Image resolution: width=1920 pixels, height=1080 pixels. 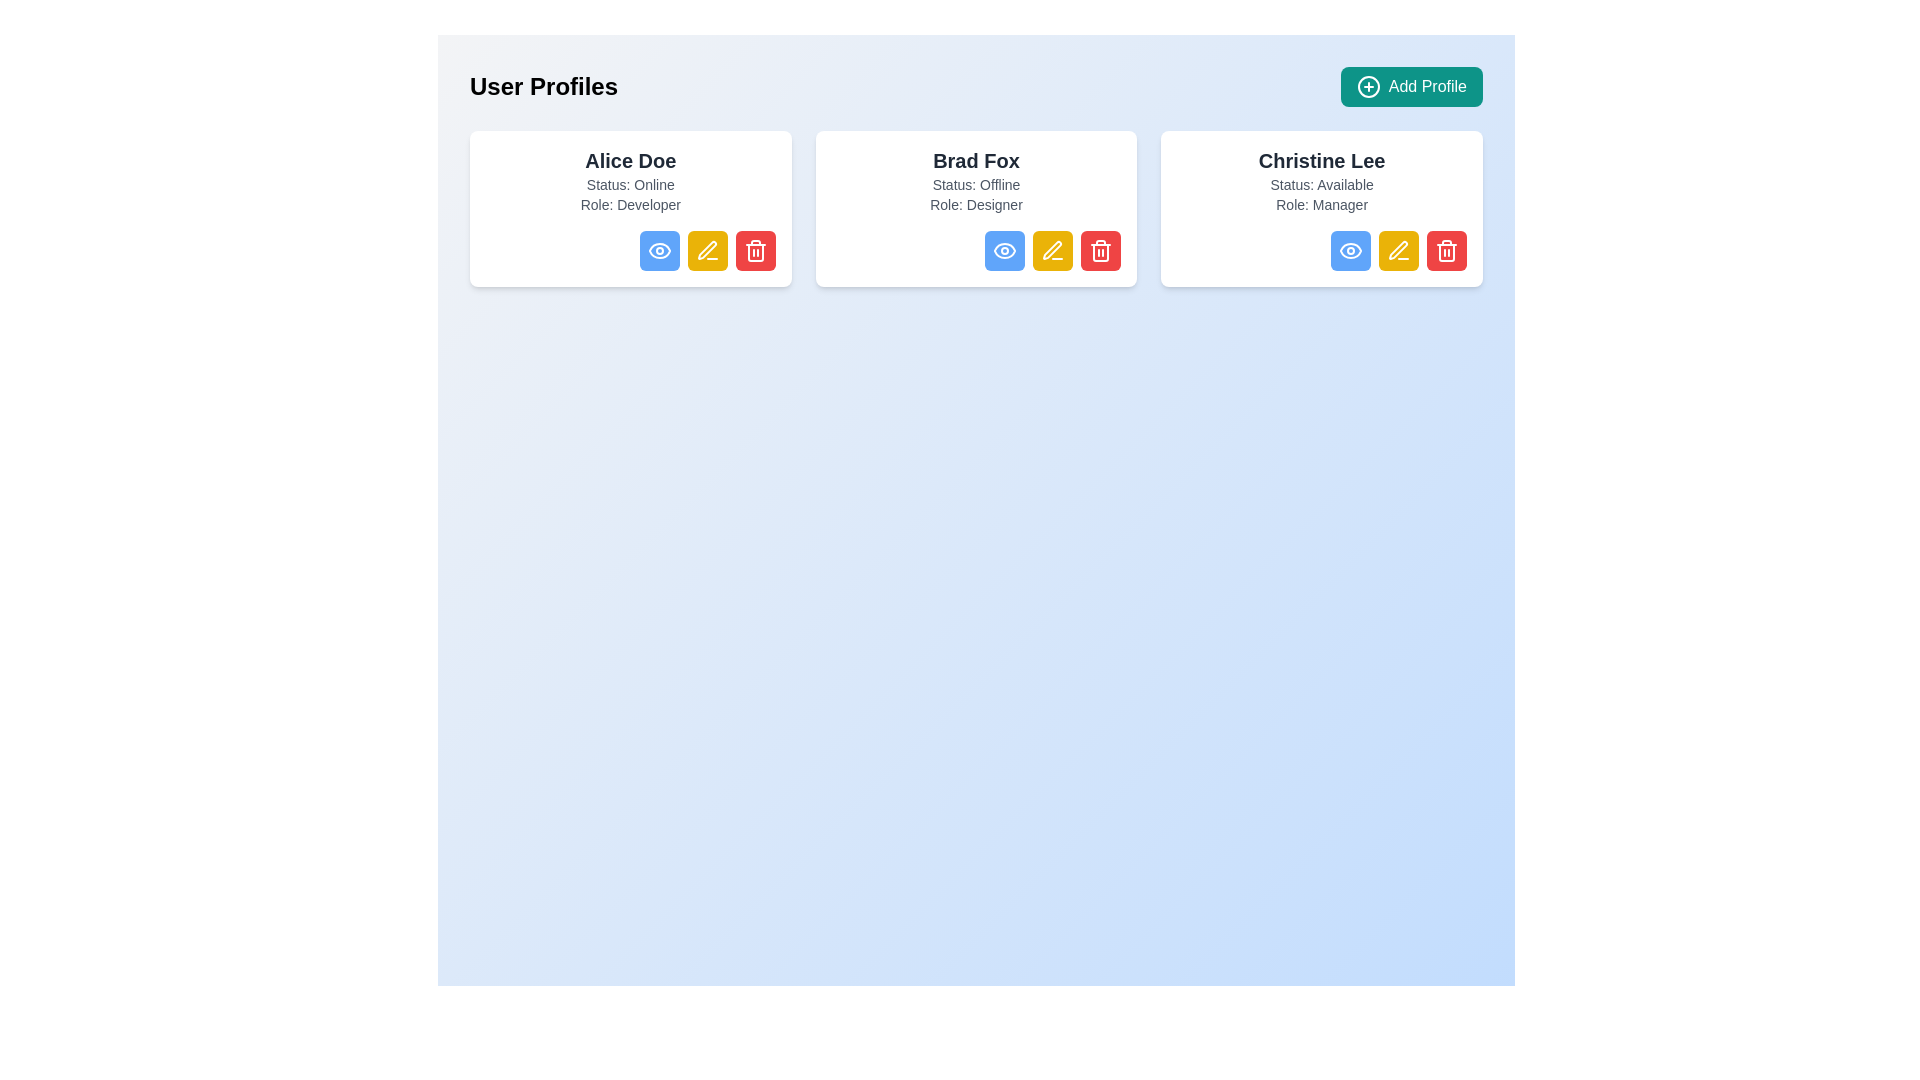 What do you see at coordinates (754, 249) in the screenshot?
I see `the red icon within the deletion button located to the rightmost position of the group of three buttons below Alice Doe's profile card to initiate the deletion process` at bounding box center [754, 249].